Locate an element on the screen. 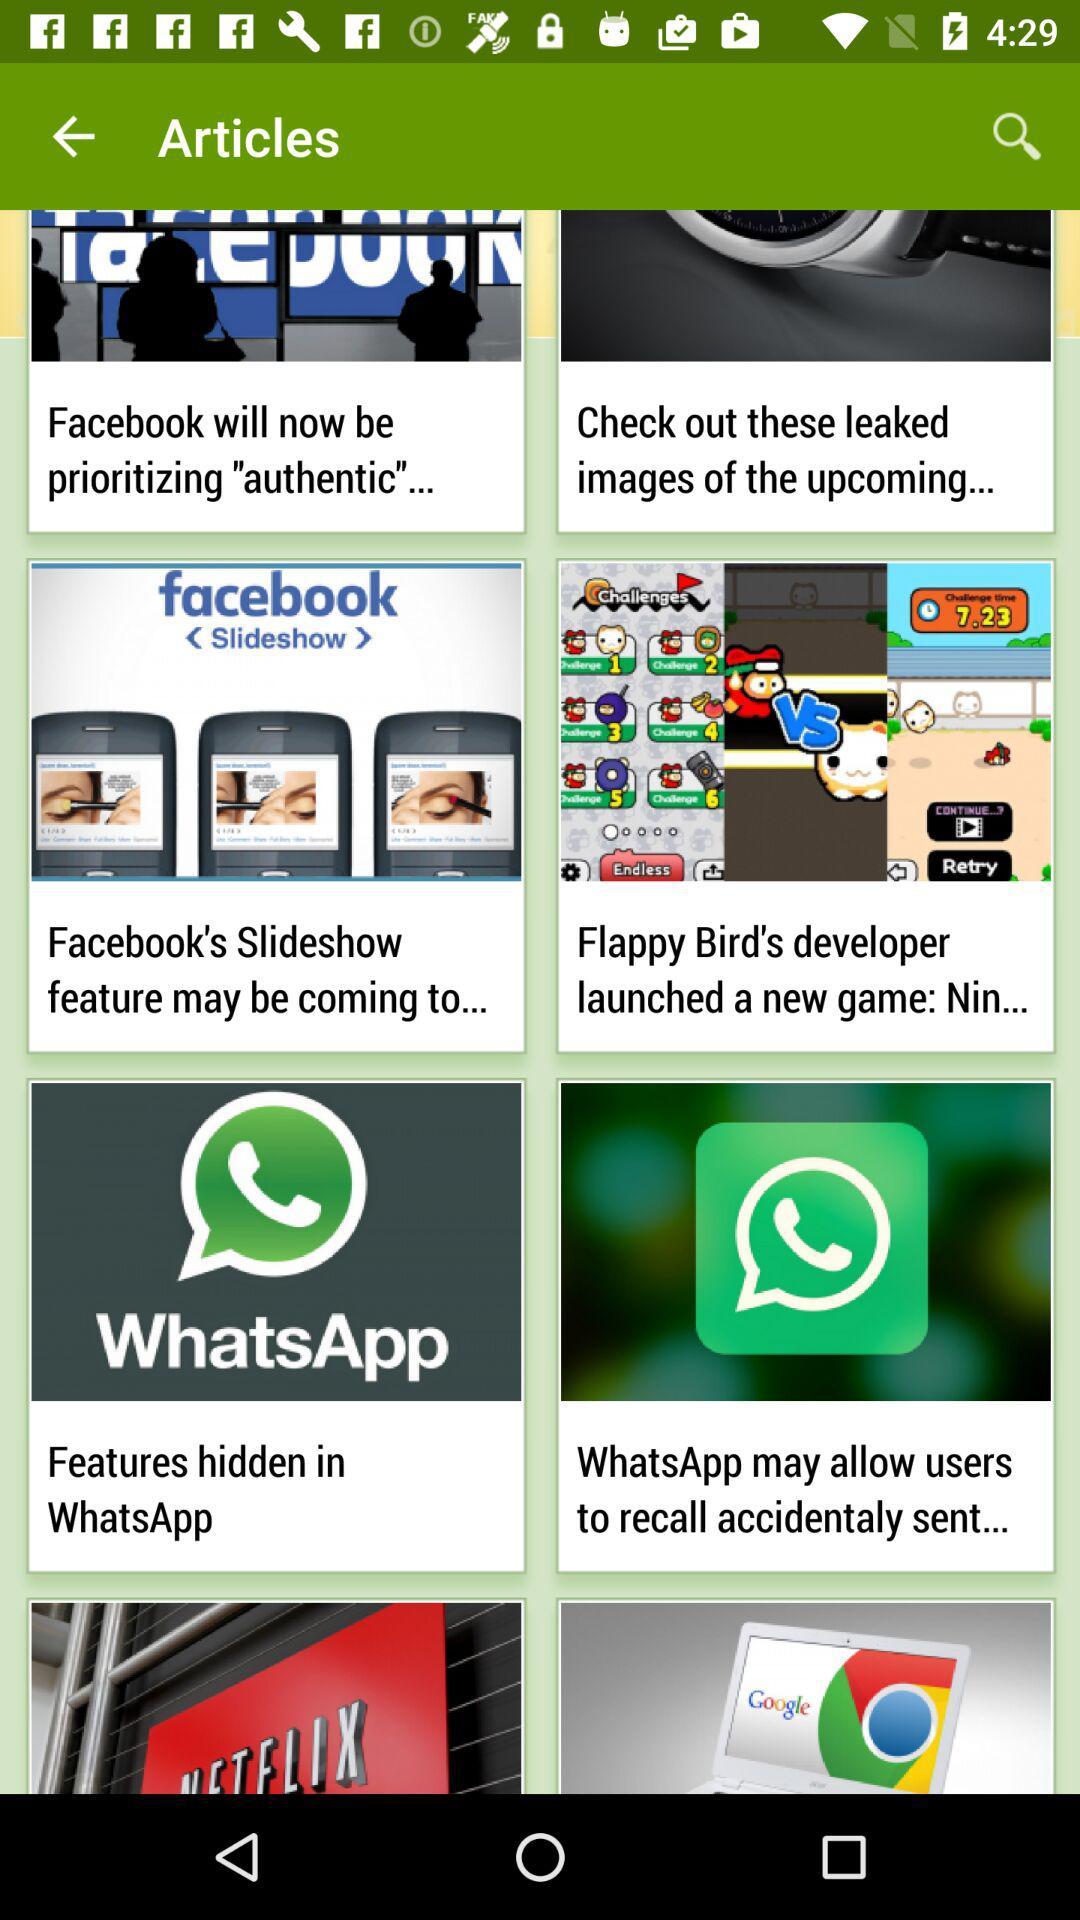  the facebook will now is located at coordinates (276, 444).